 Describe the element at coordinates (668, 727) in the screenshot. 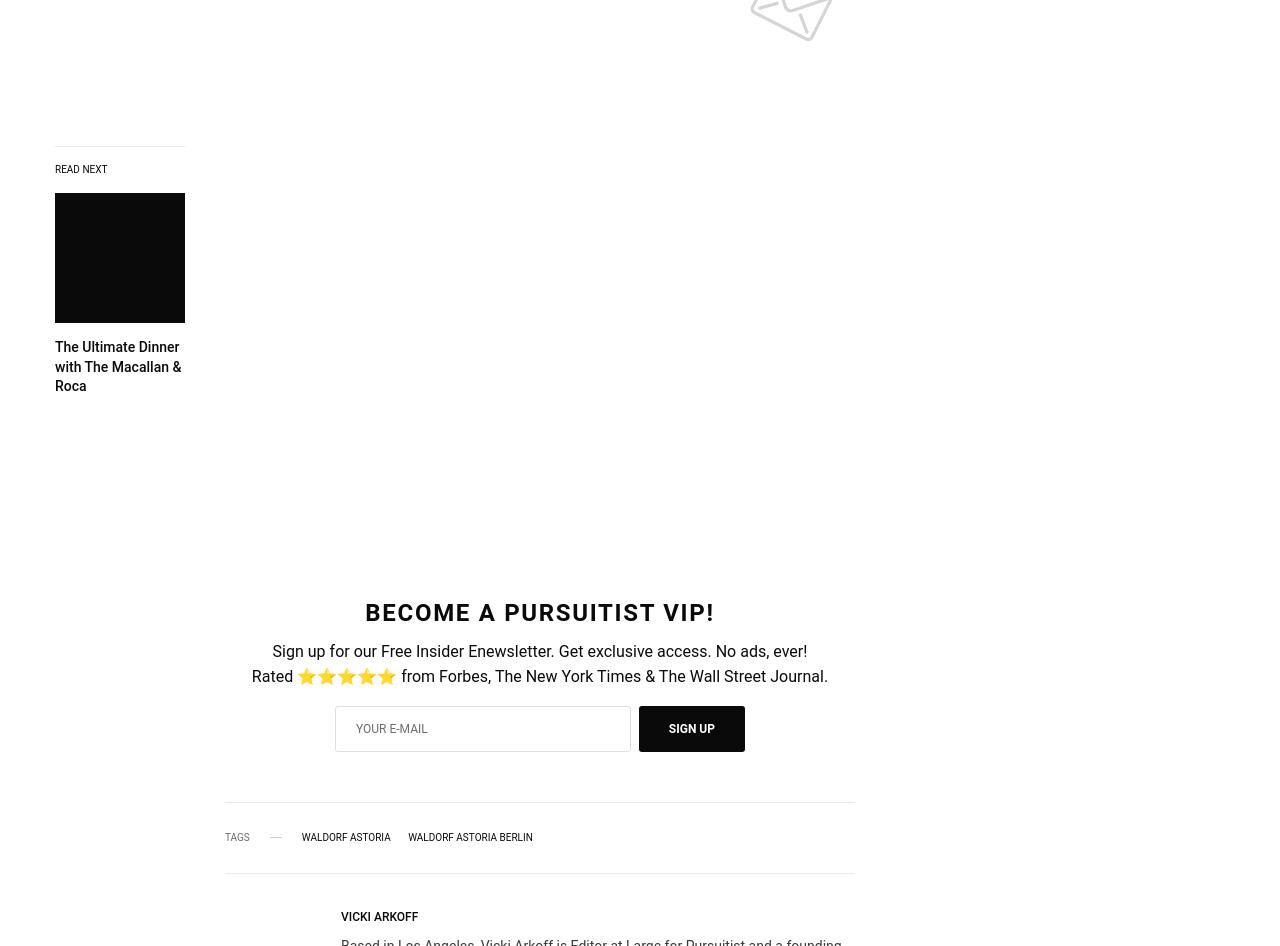

I see `'SIGN UP'` at that location.